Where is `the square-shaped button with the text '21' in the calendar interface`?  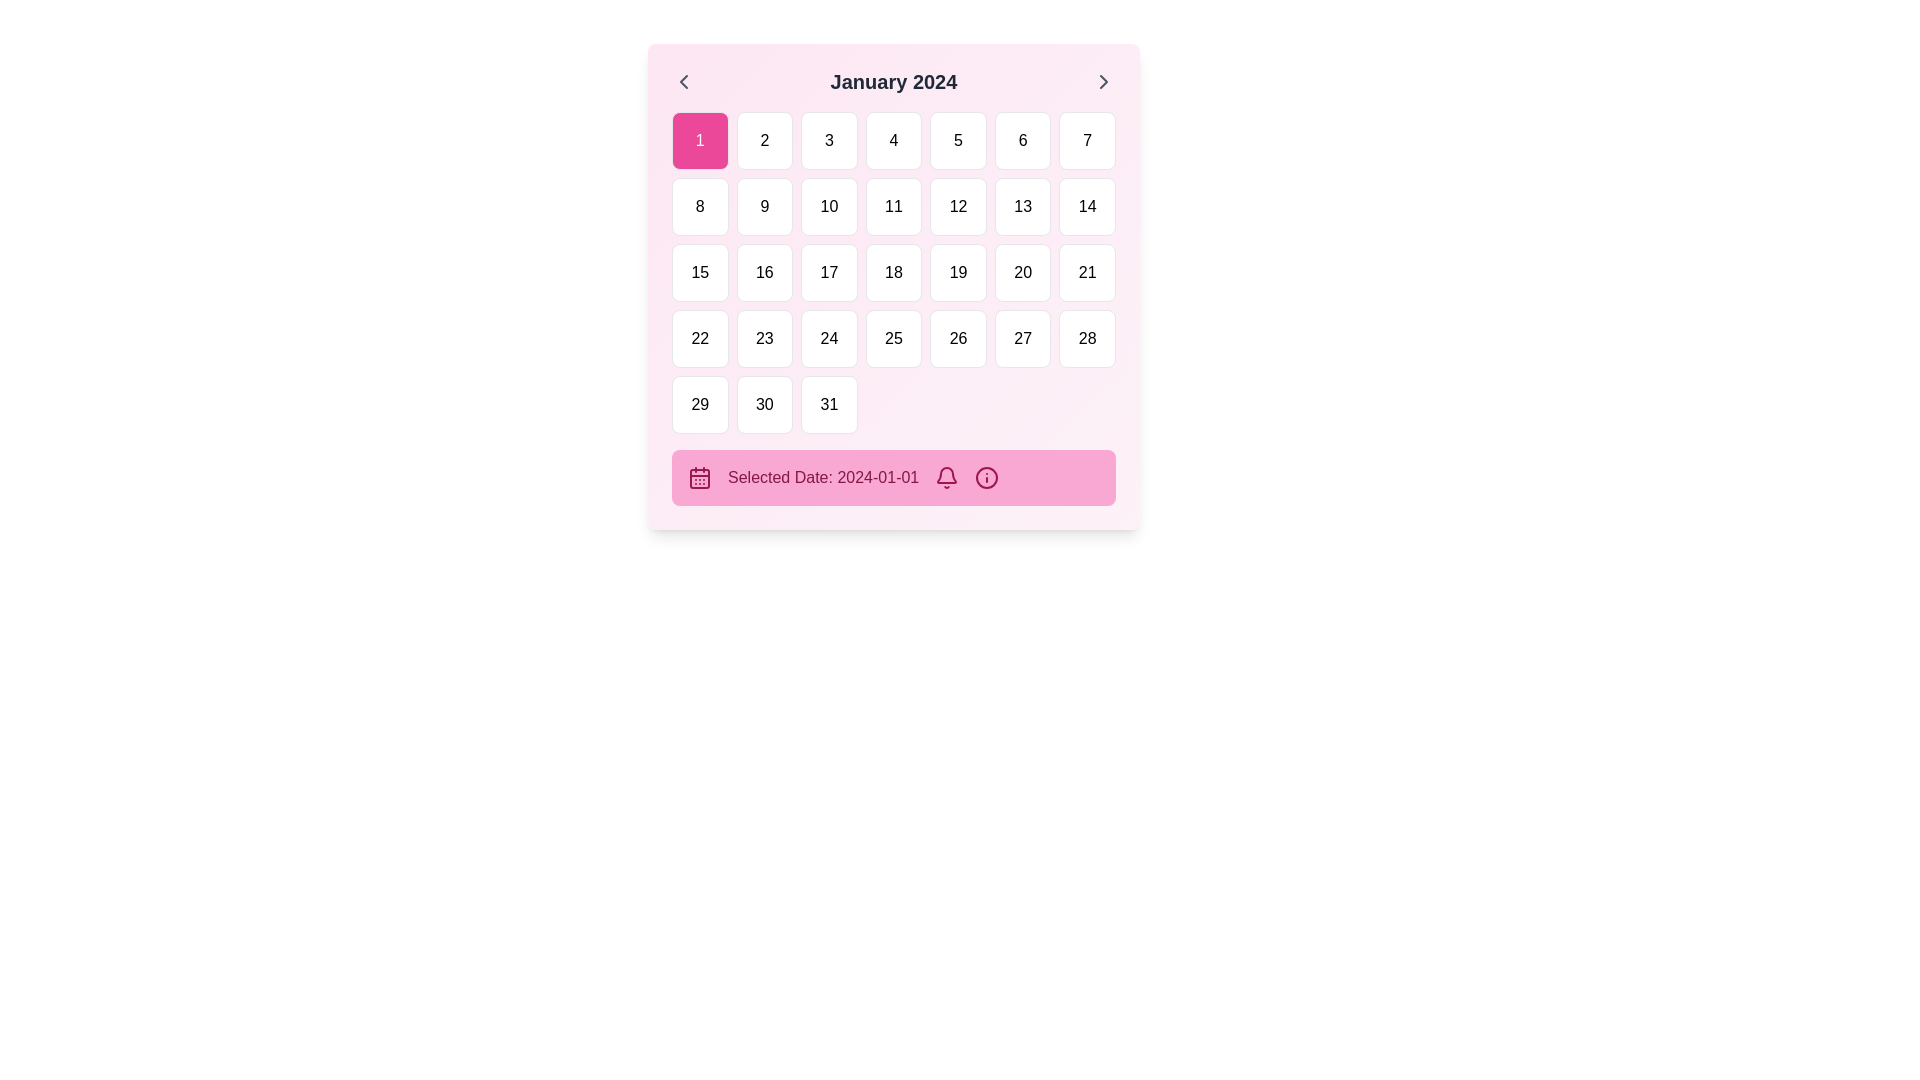 the square-shaped button with the text '21' in the calendar interface is located at coordinates (1086, 273).